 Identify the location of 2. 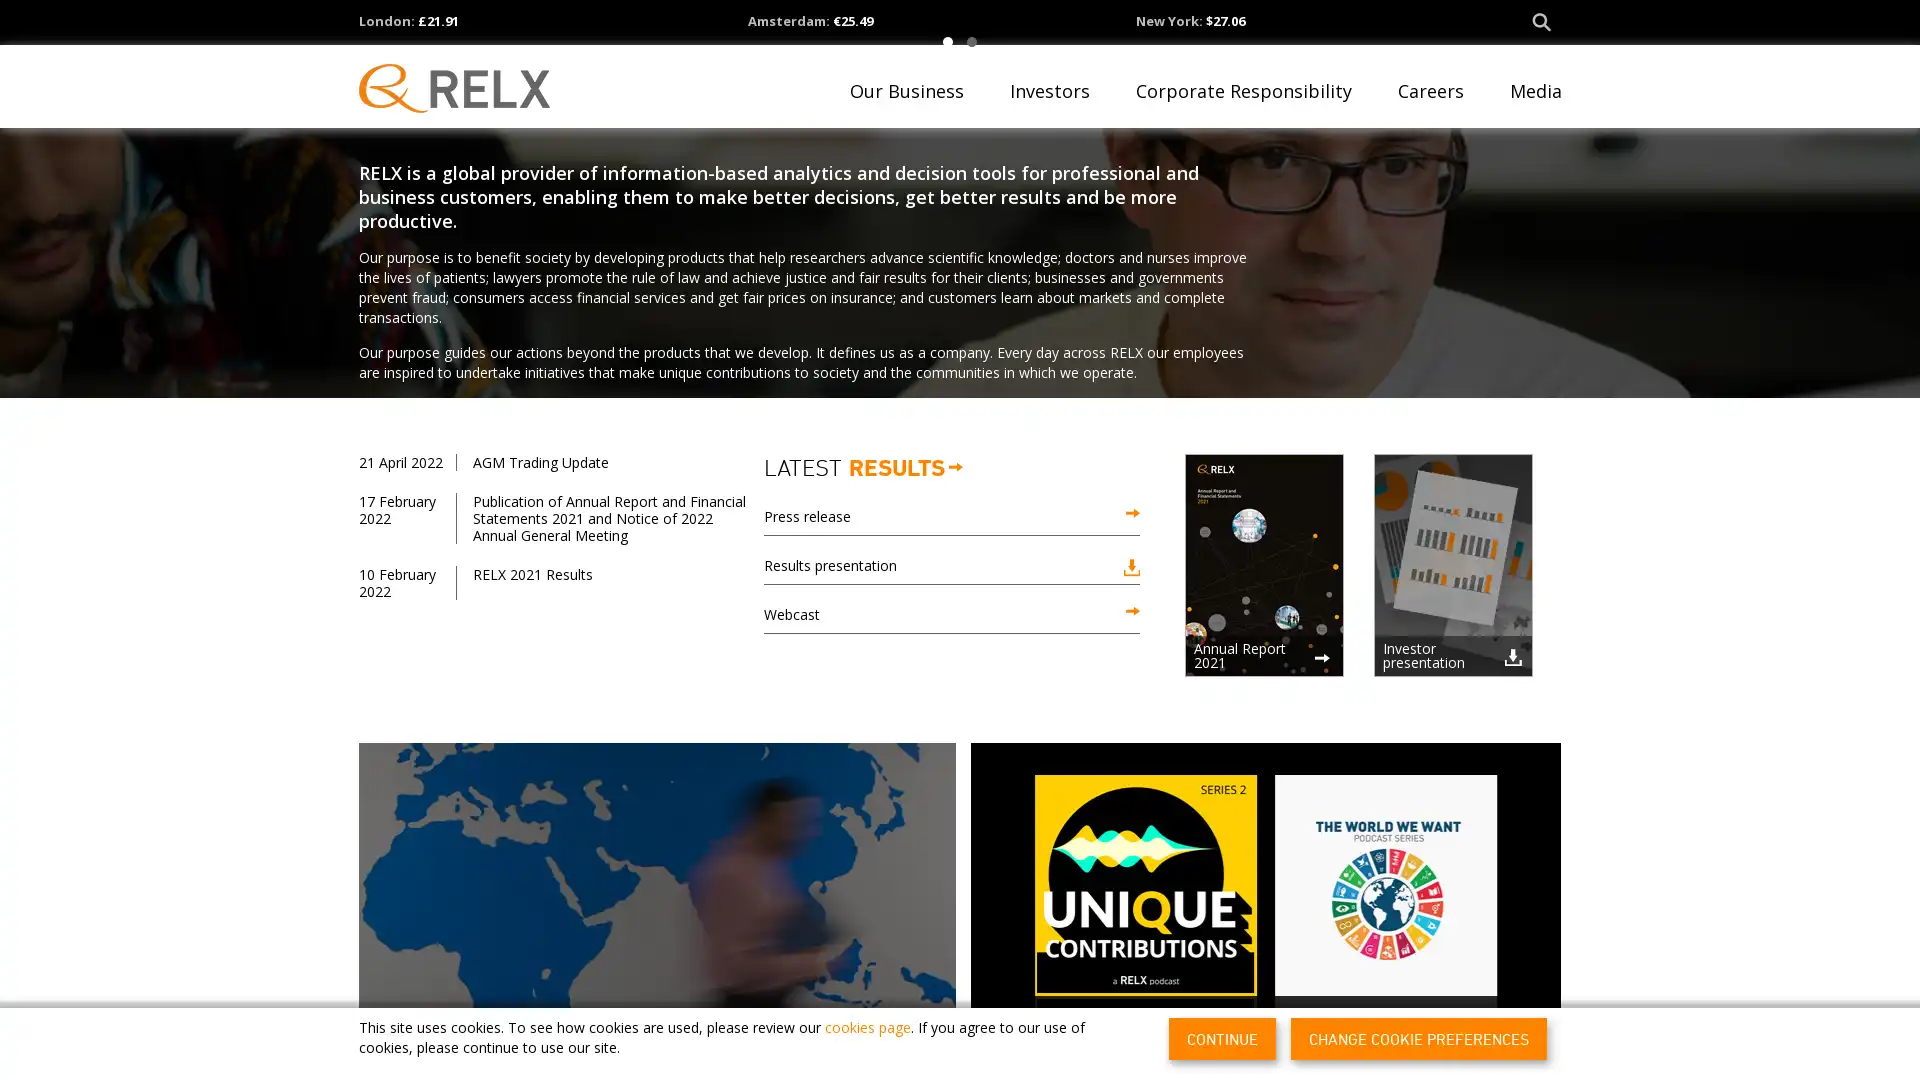
(972, 42).